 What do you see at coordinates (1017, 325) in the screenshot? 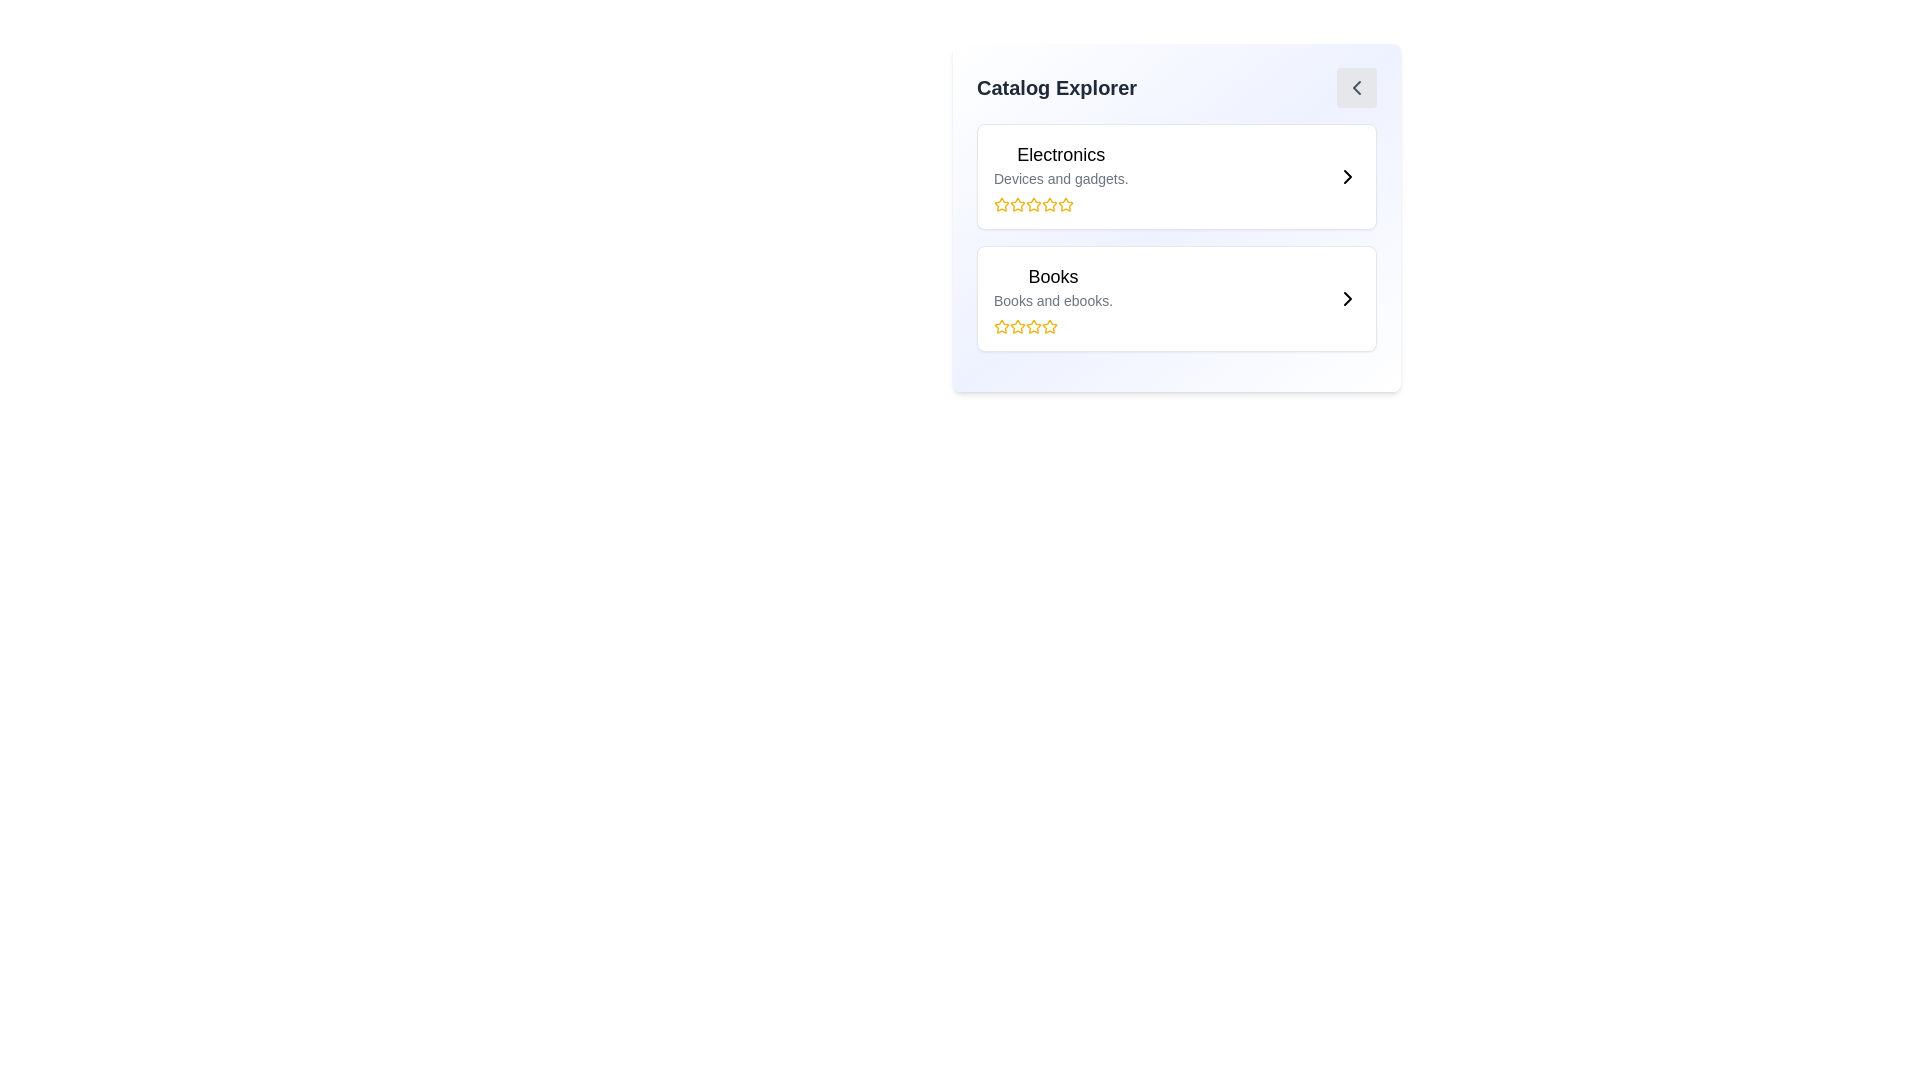
I see `the second star in the horizontal 5-star rating row below the 'Books' title to provide a rating` at bounding box center [1017, 325].